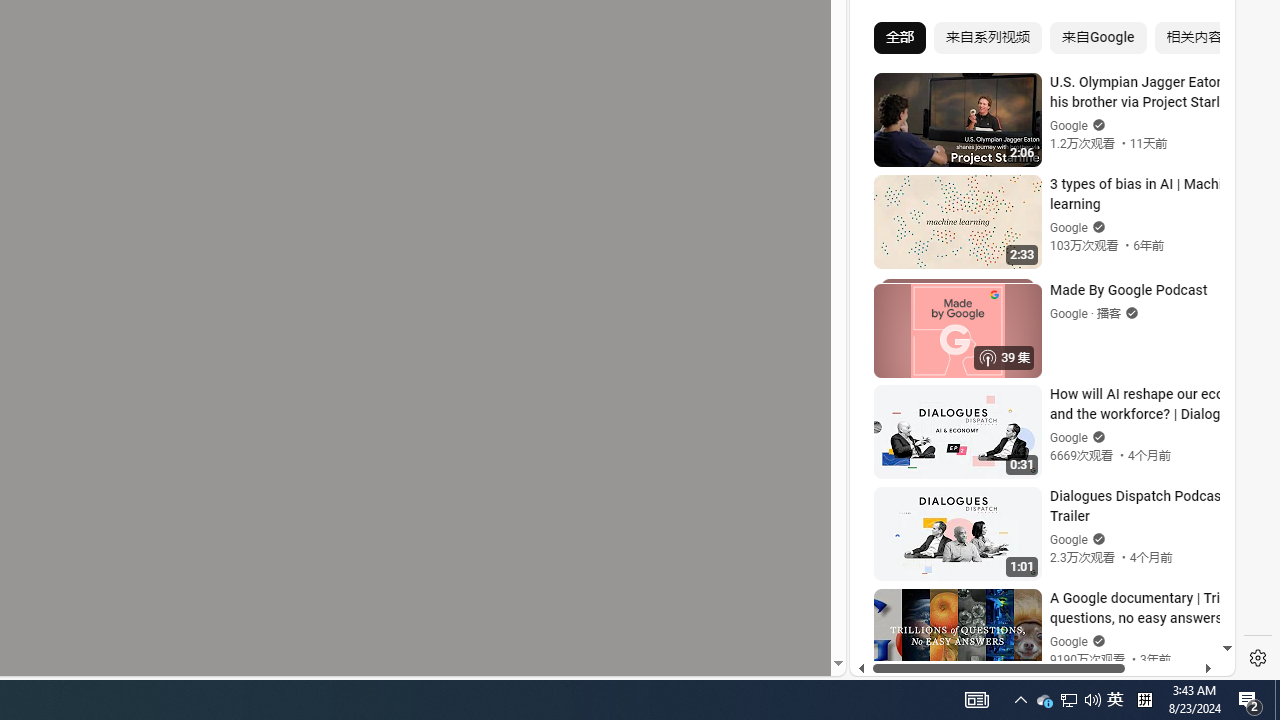  I want to click on '#you', so click(1034, 438).